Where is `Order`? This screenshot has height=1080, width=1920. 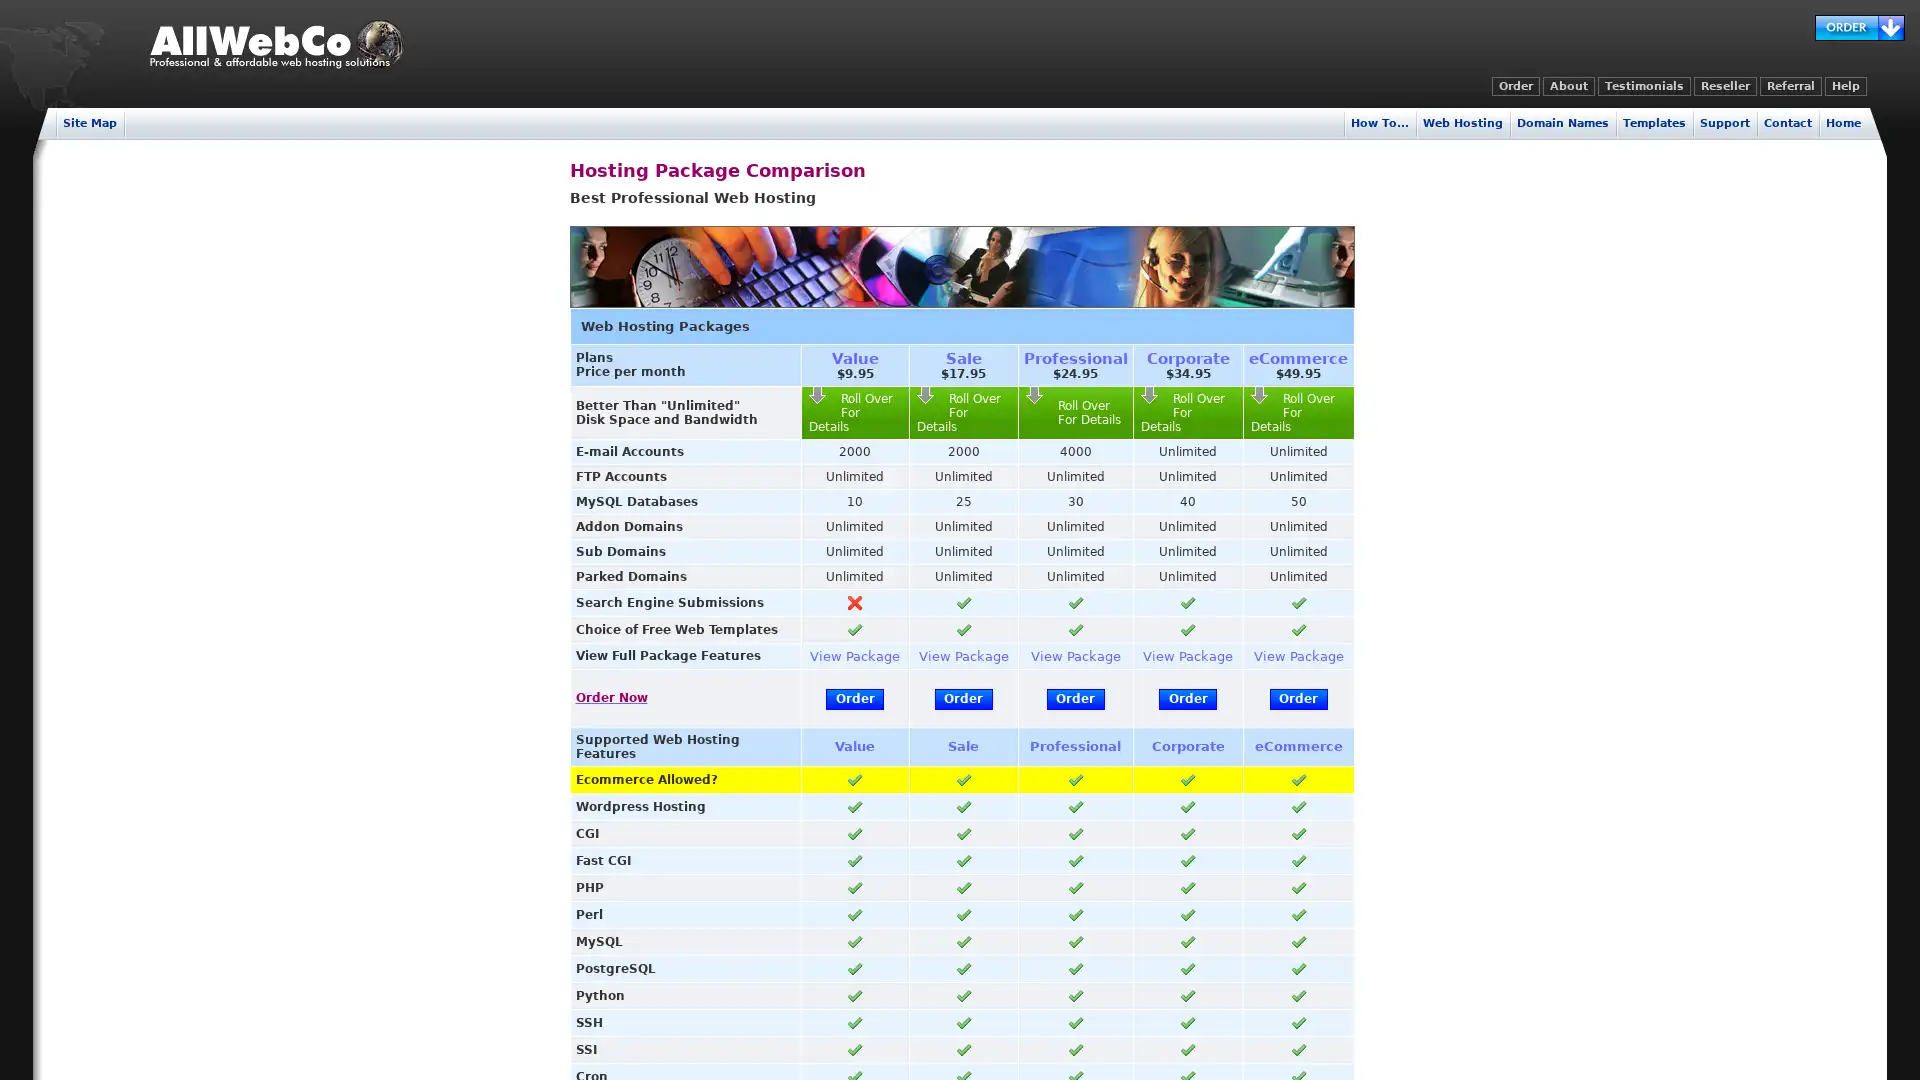
Order is located at coordinates (1297, 697).